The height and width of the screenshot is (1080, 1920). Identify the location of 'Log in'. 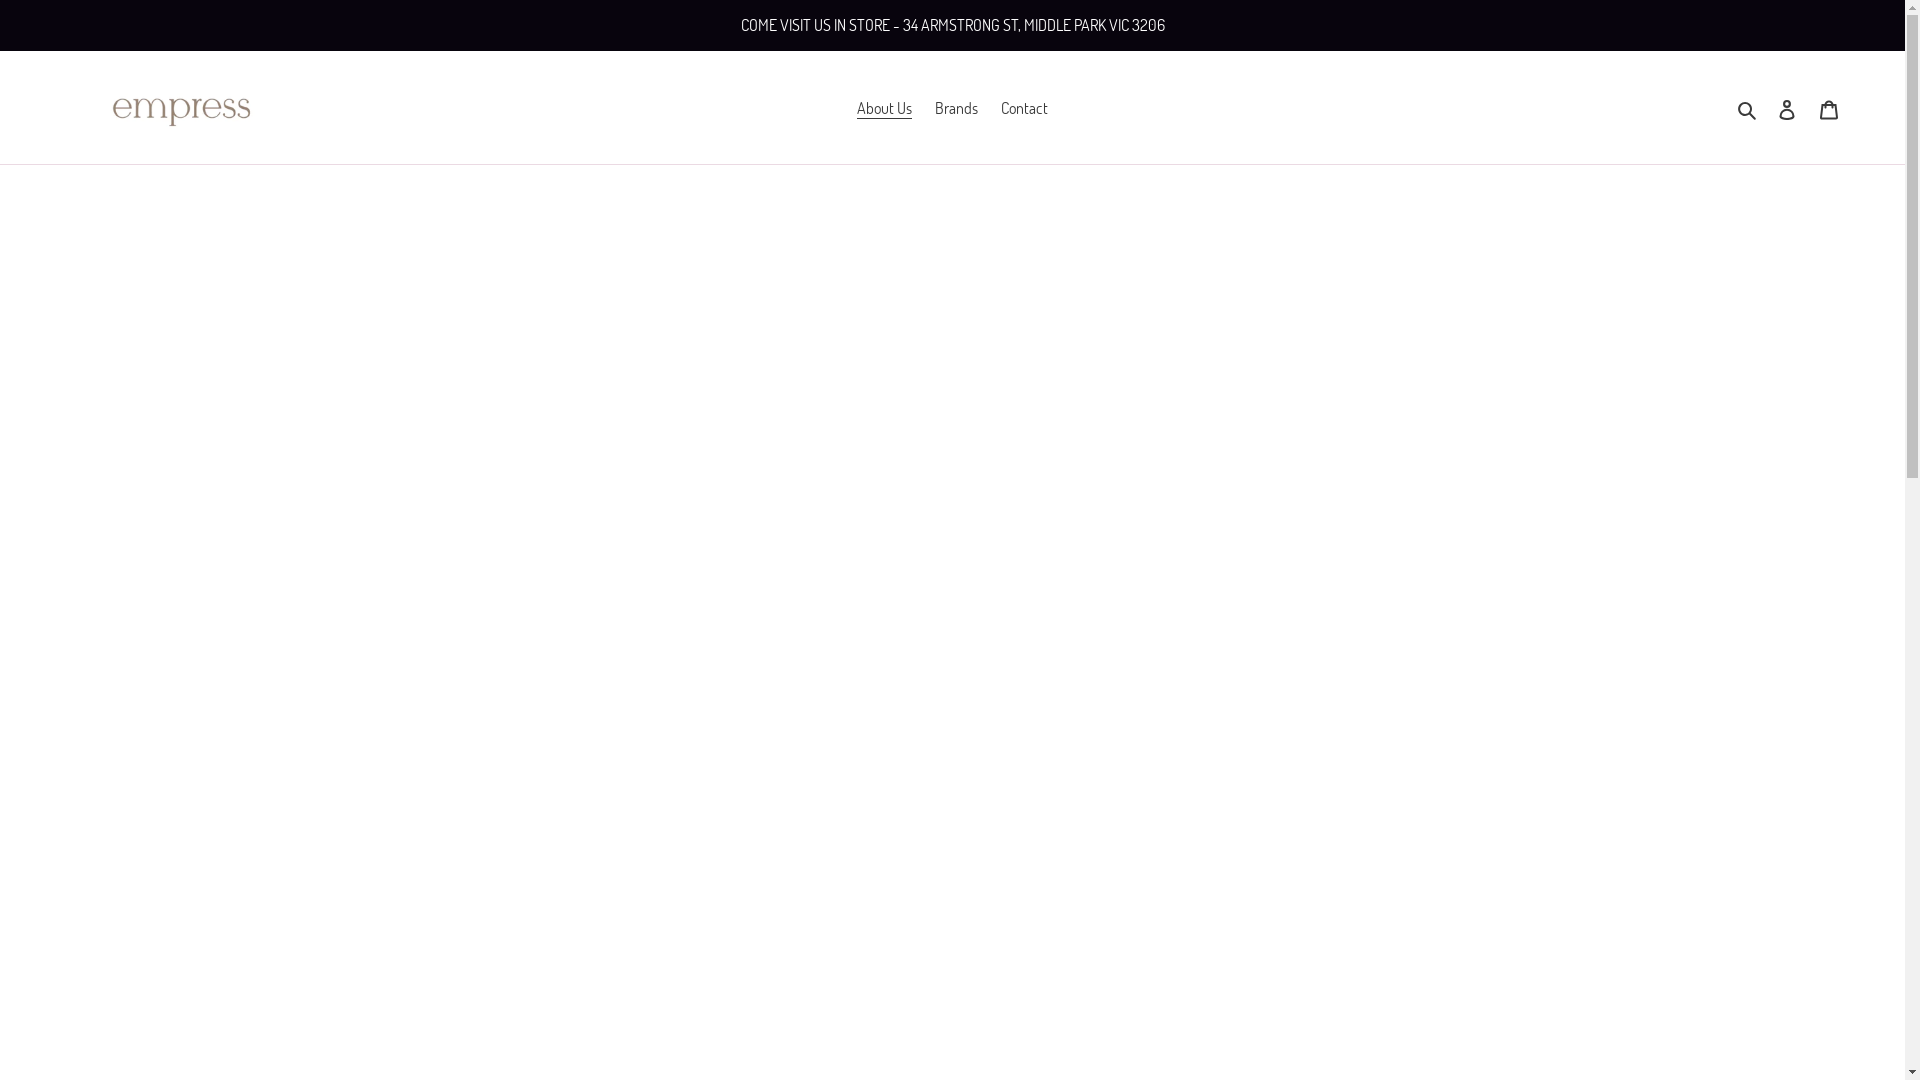
(1786, 108).